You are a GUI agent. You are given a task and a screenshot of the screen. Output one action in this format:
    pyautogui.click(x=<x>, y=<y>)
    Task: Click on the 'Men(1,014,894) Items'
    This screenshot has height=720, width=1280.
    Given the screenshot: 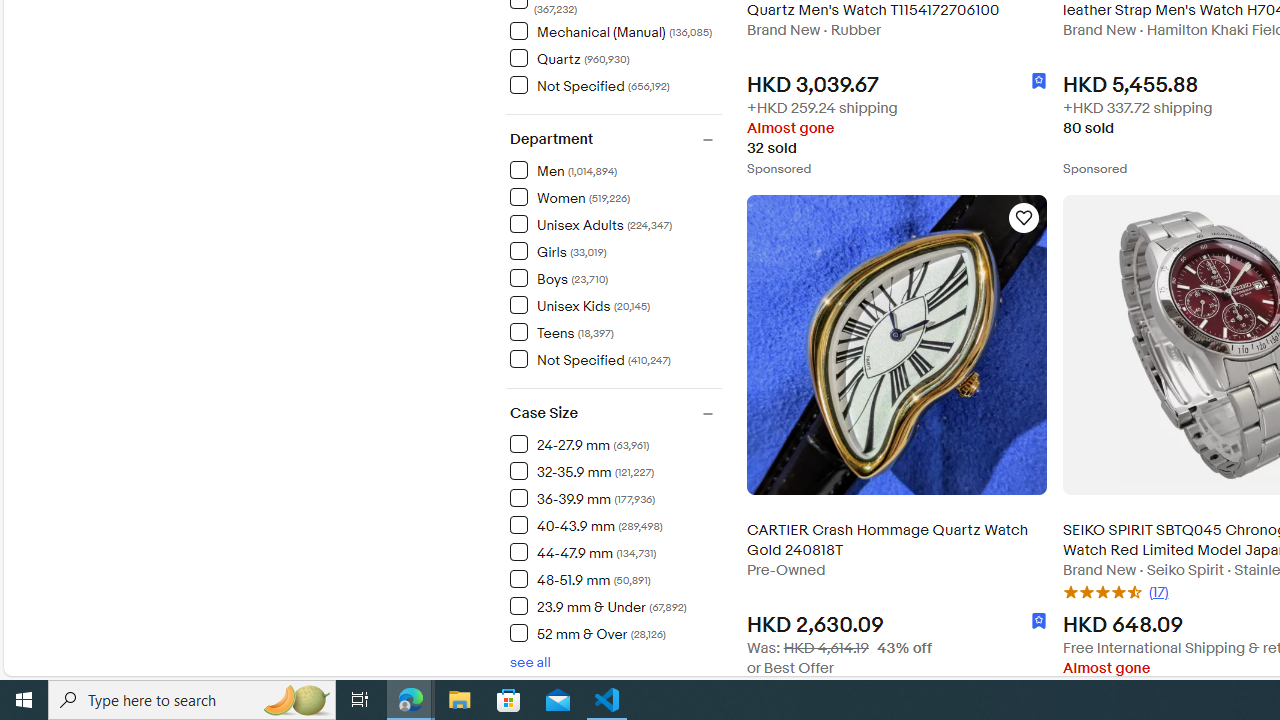 What is the action you would take?
    pyautogui.click(x=614, y=168)
    